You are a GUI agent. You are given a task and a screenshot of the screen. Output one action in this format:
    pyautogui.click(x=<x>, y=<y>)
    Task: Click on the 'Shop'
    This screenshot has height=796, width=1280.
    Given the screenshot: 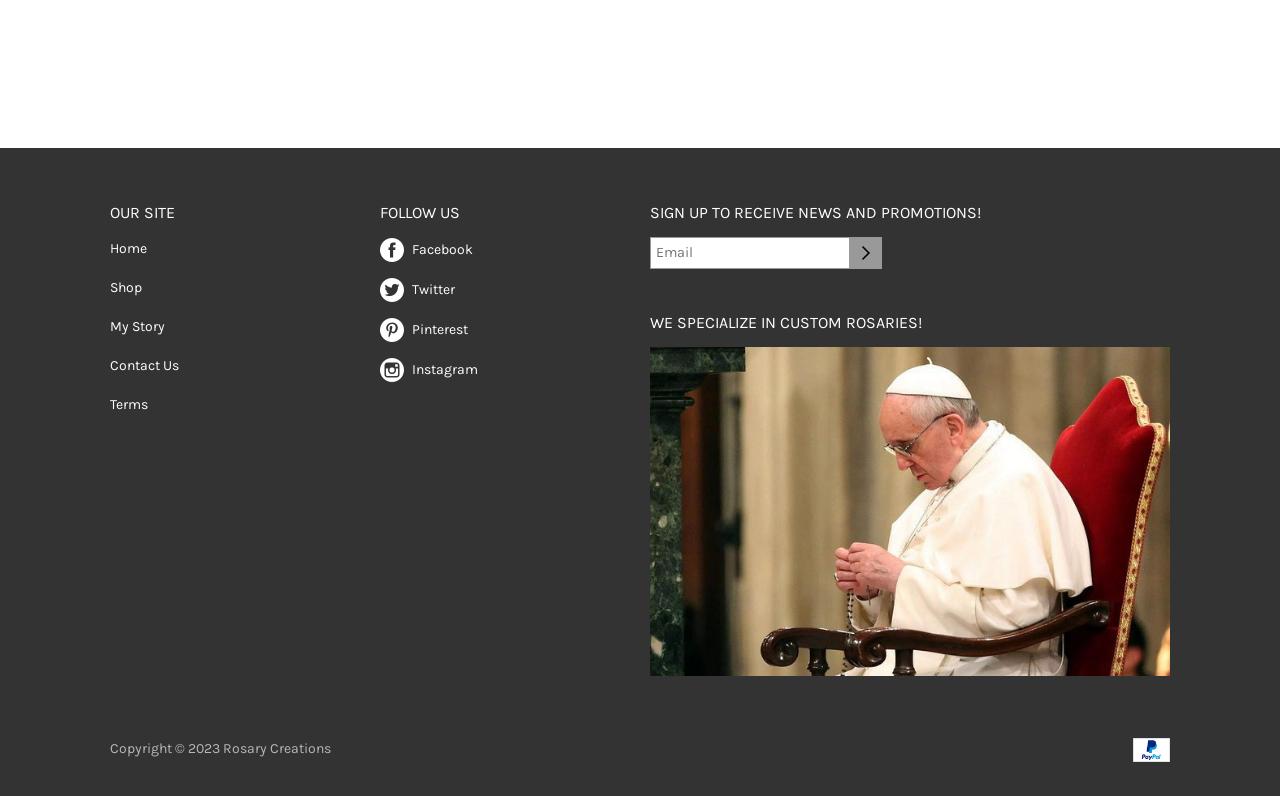 What is the action you would take?
    pyautogui.click(x=124, y=285)
    